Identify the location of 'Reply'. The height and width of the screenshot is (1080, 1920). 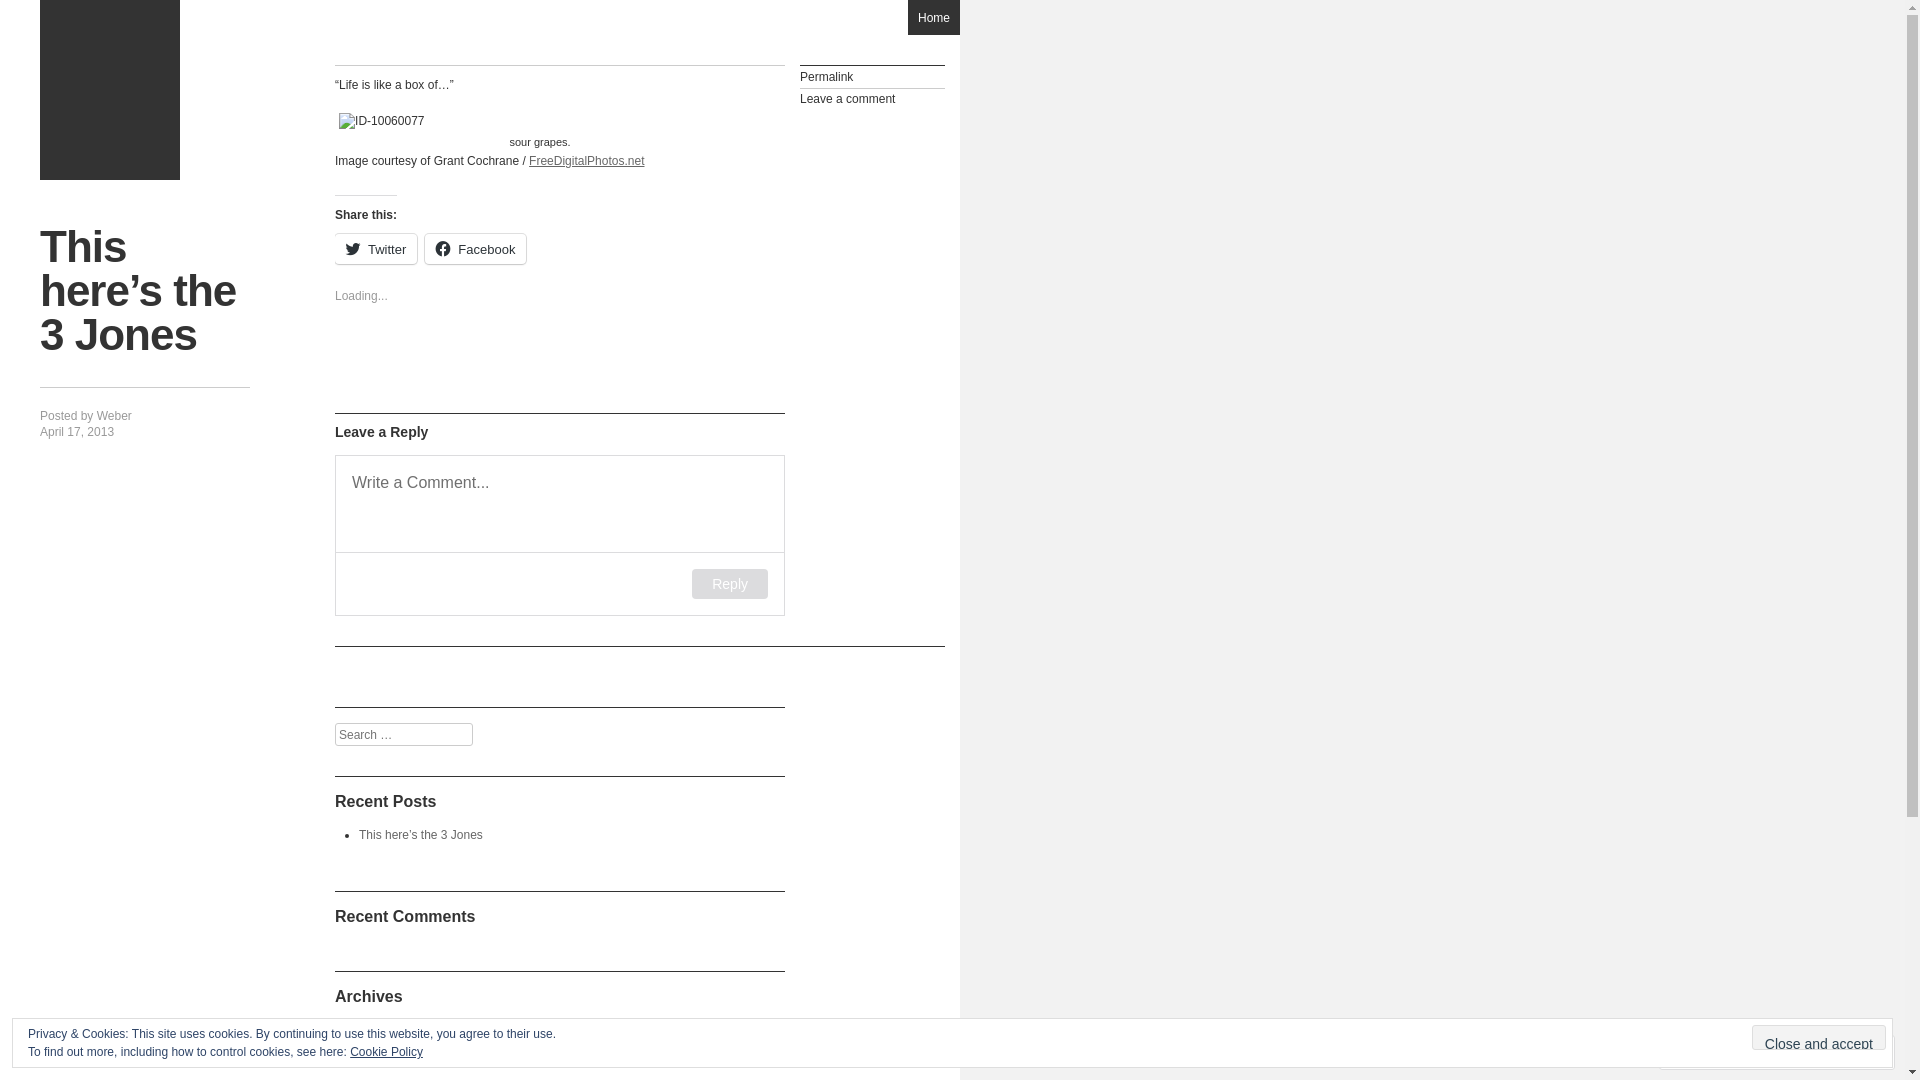
(728, 583).